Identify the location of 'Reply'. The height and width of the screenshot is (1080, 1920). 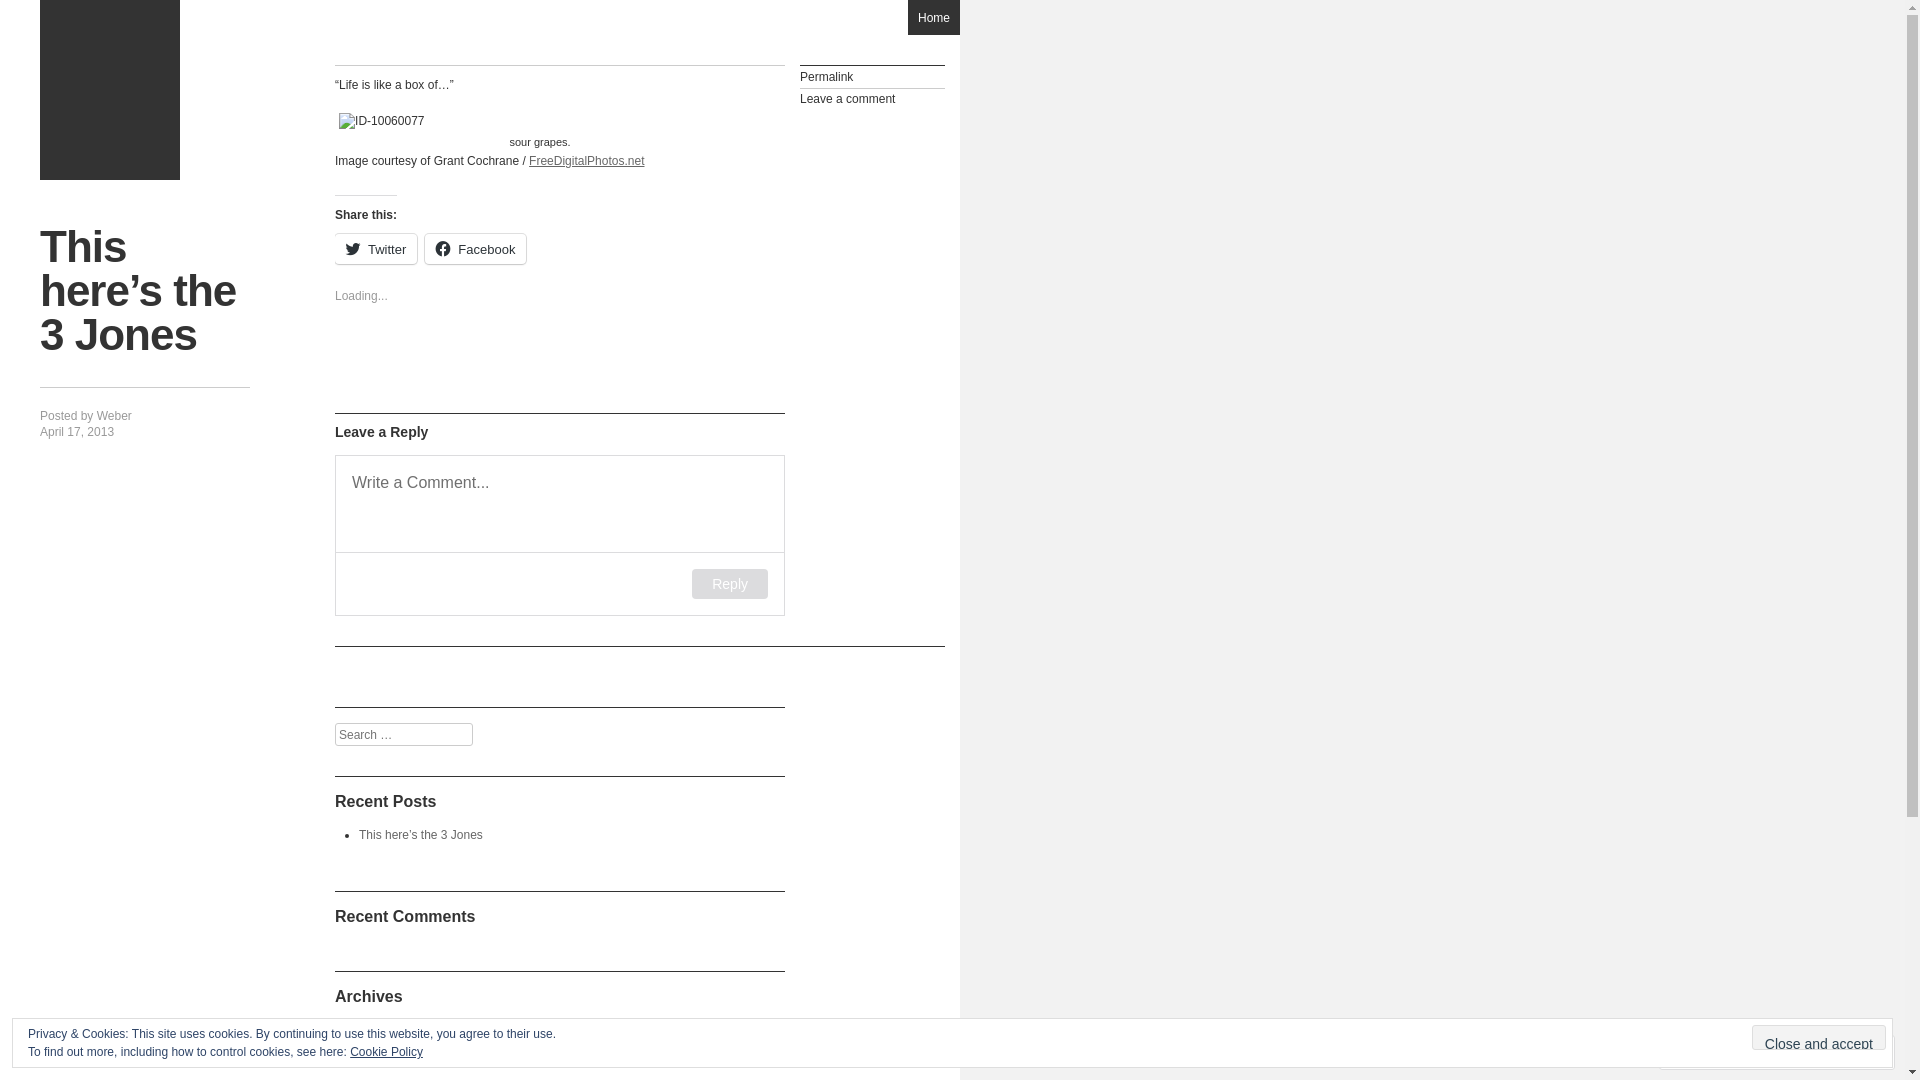
(728, 583).